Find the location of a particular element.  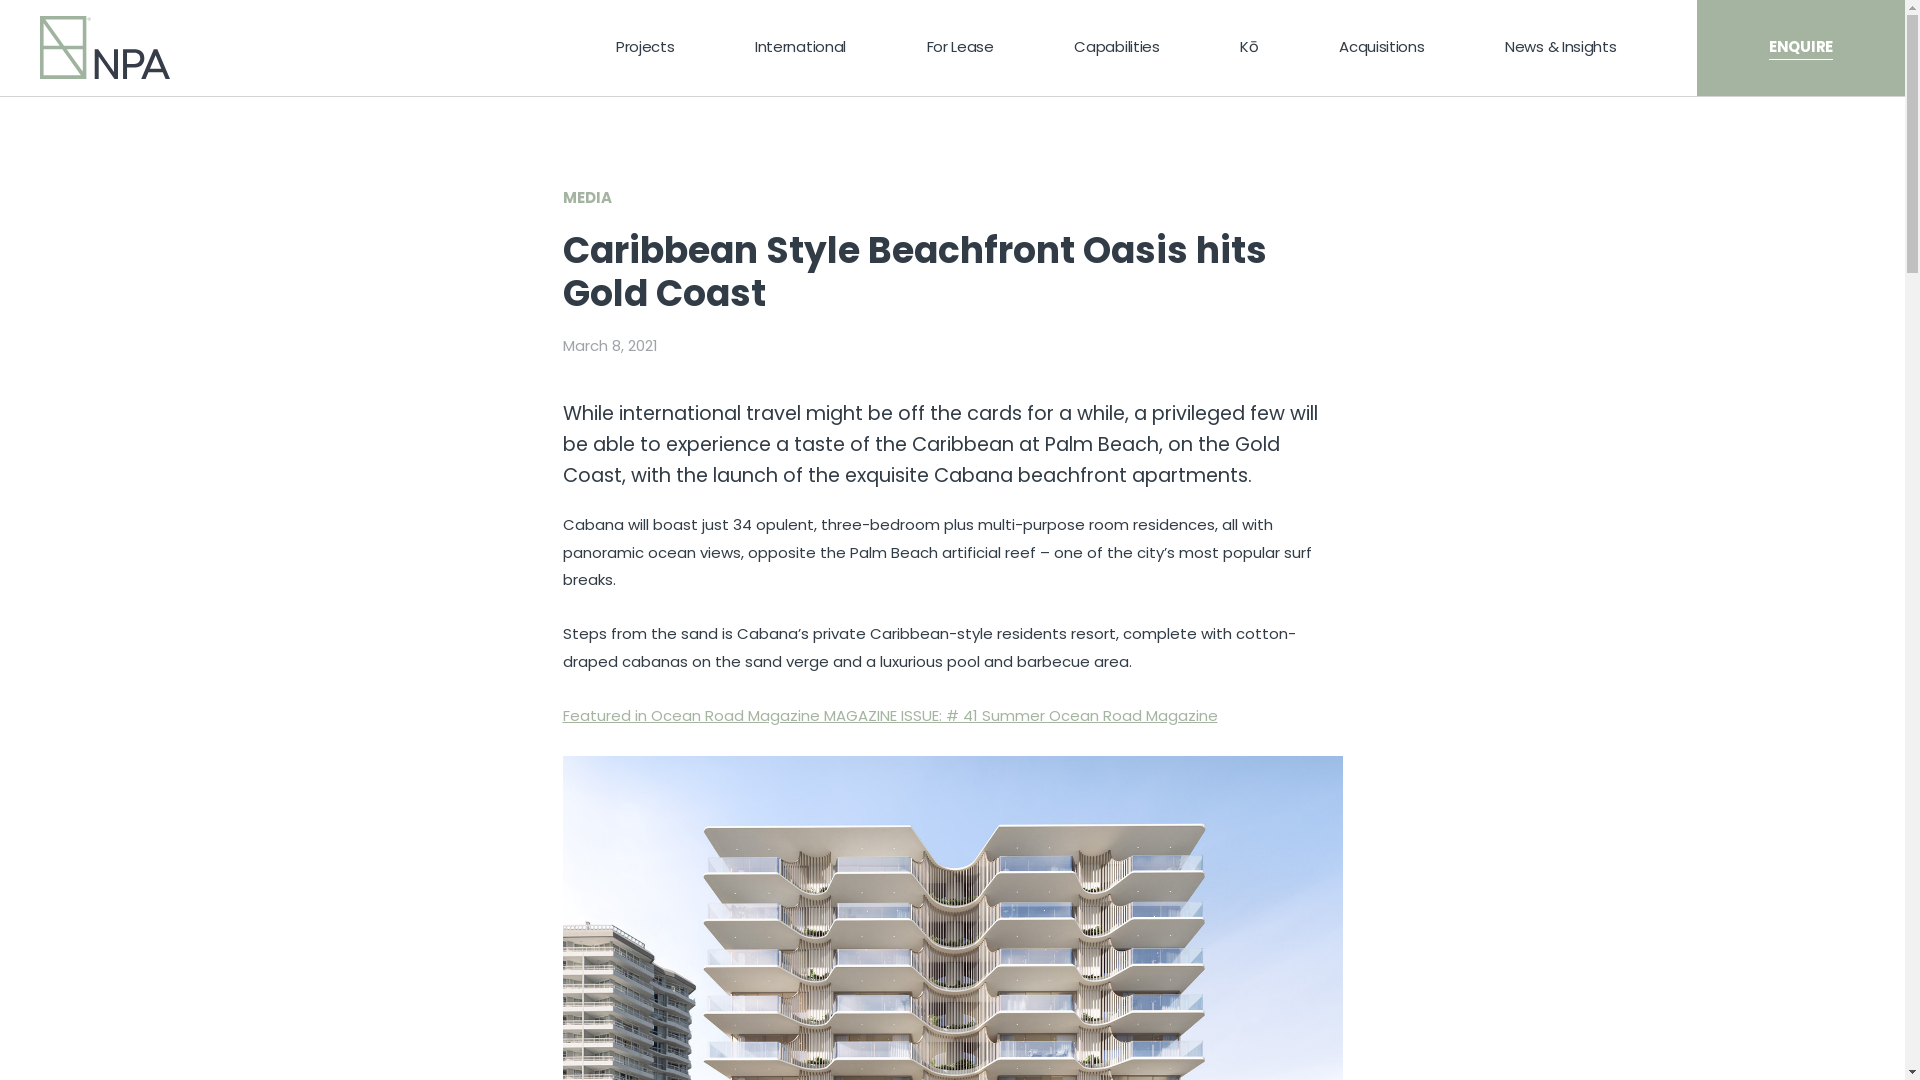

'ENQUIRE' is located at coordinates (1800, 46).